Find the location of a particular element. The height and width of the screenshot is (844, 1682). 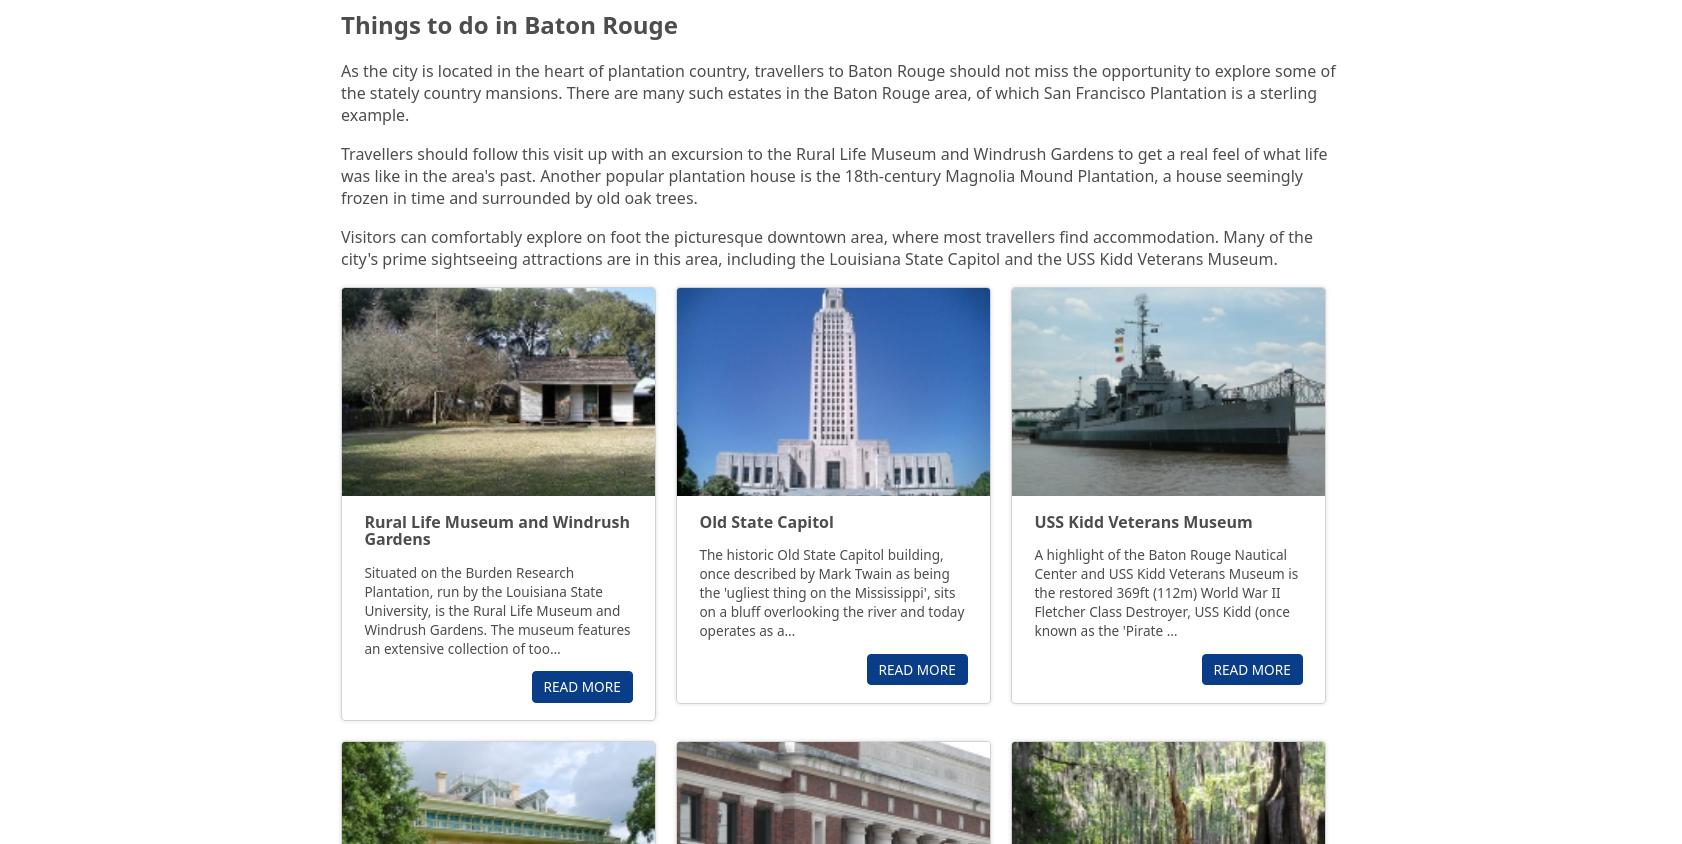

'USS Kidd Veterans Museum' is located at coordinates (1141, 520).